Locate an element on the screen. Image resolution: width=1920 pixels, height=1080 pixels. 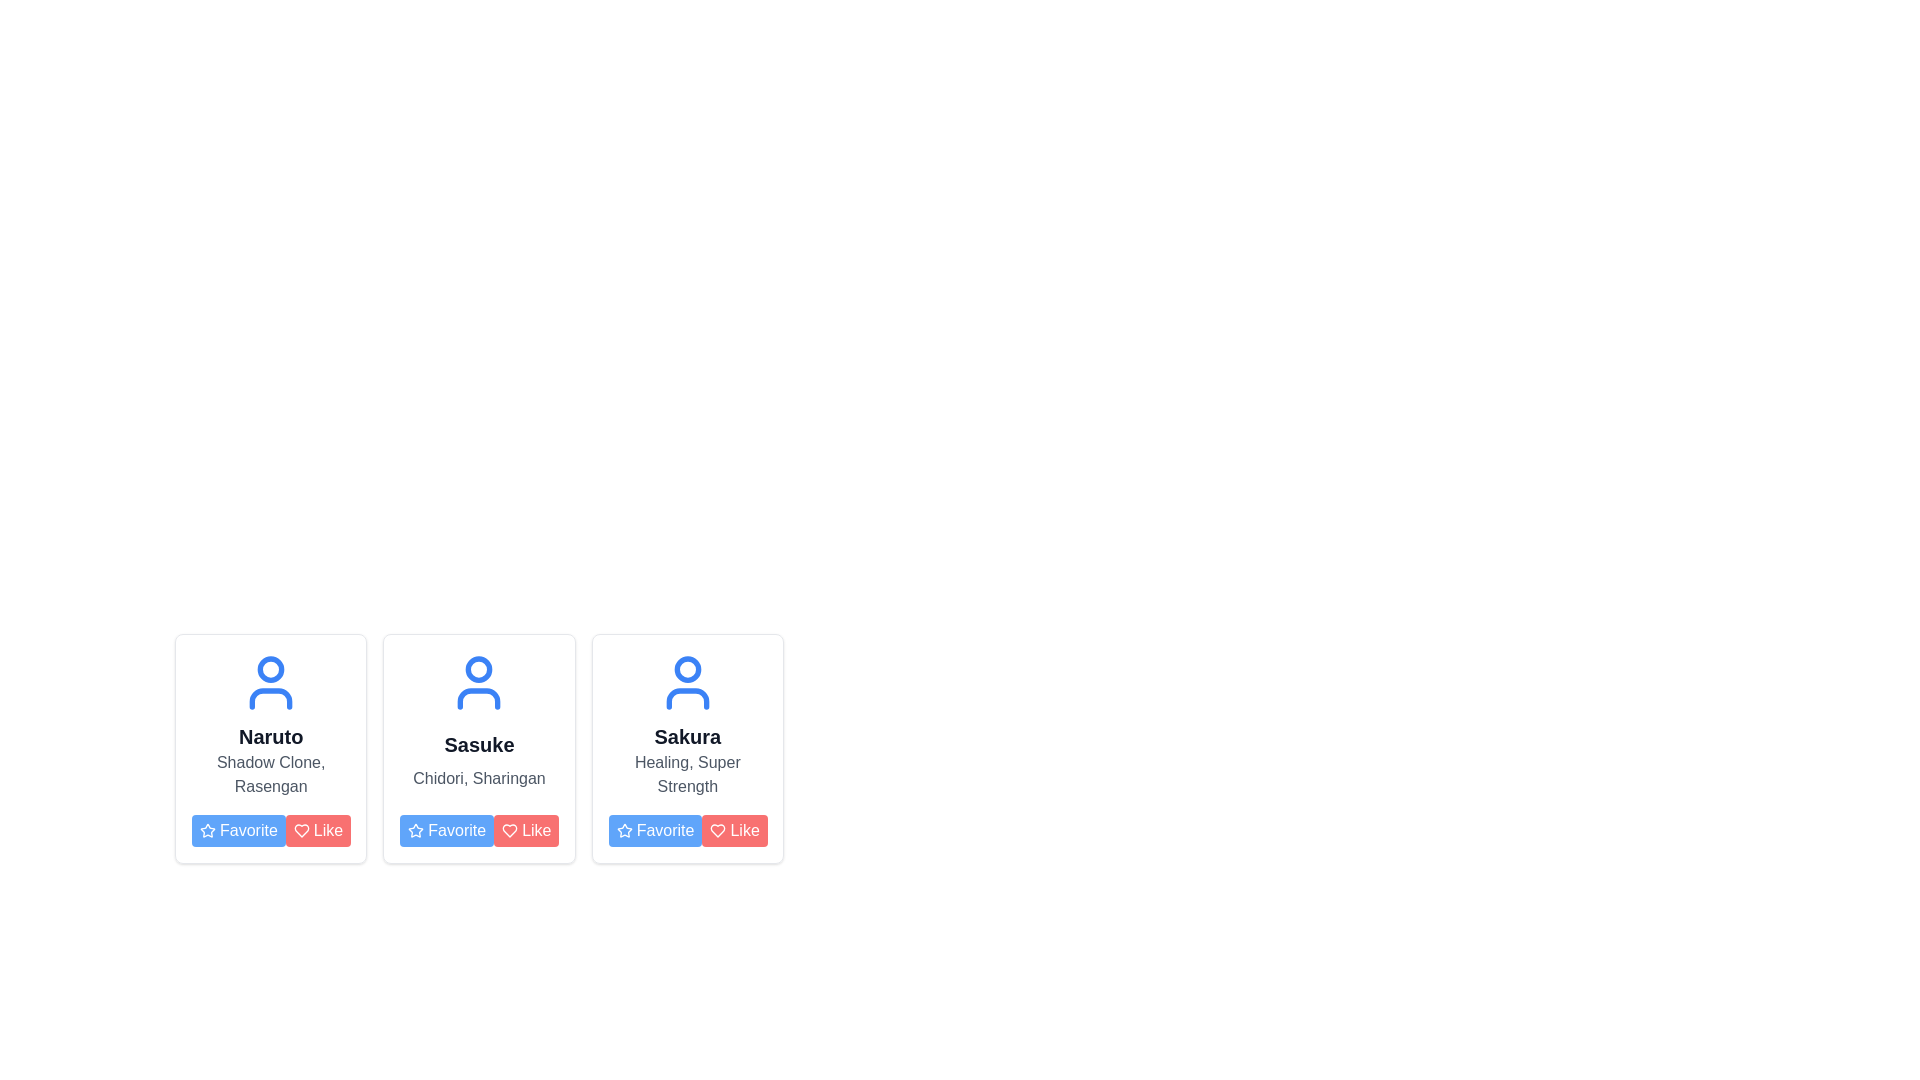
the static text label displaying 'Chidori, Sharingan', which is located below the 'Sasuke' header and above the 'Favorite' and 'Like' buttons in the second card from the left is located at coordinates (478, 778).